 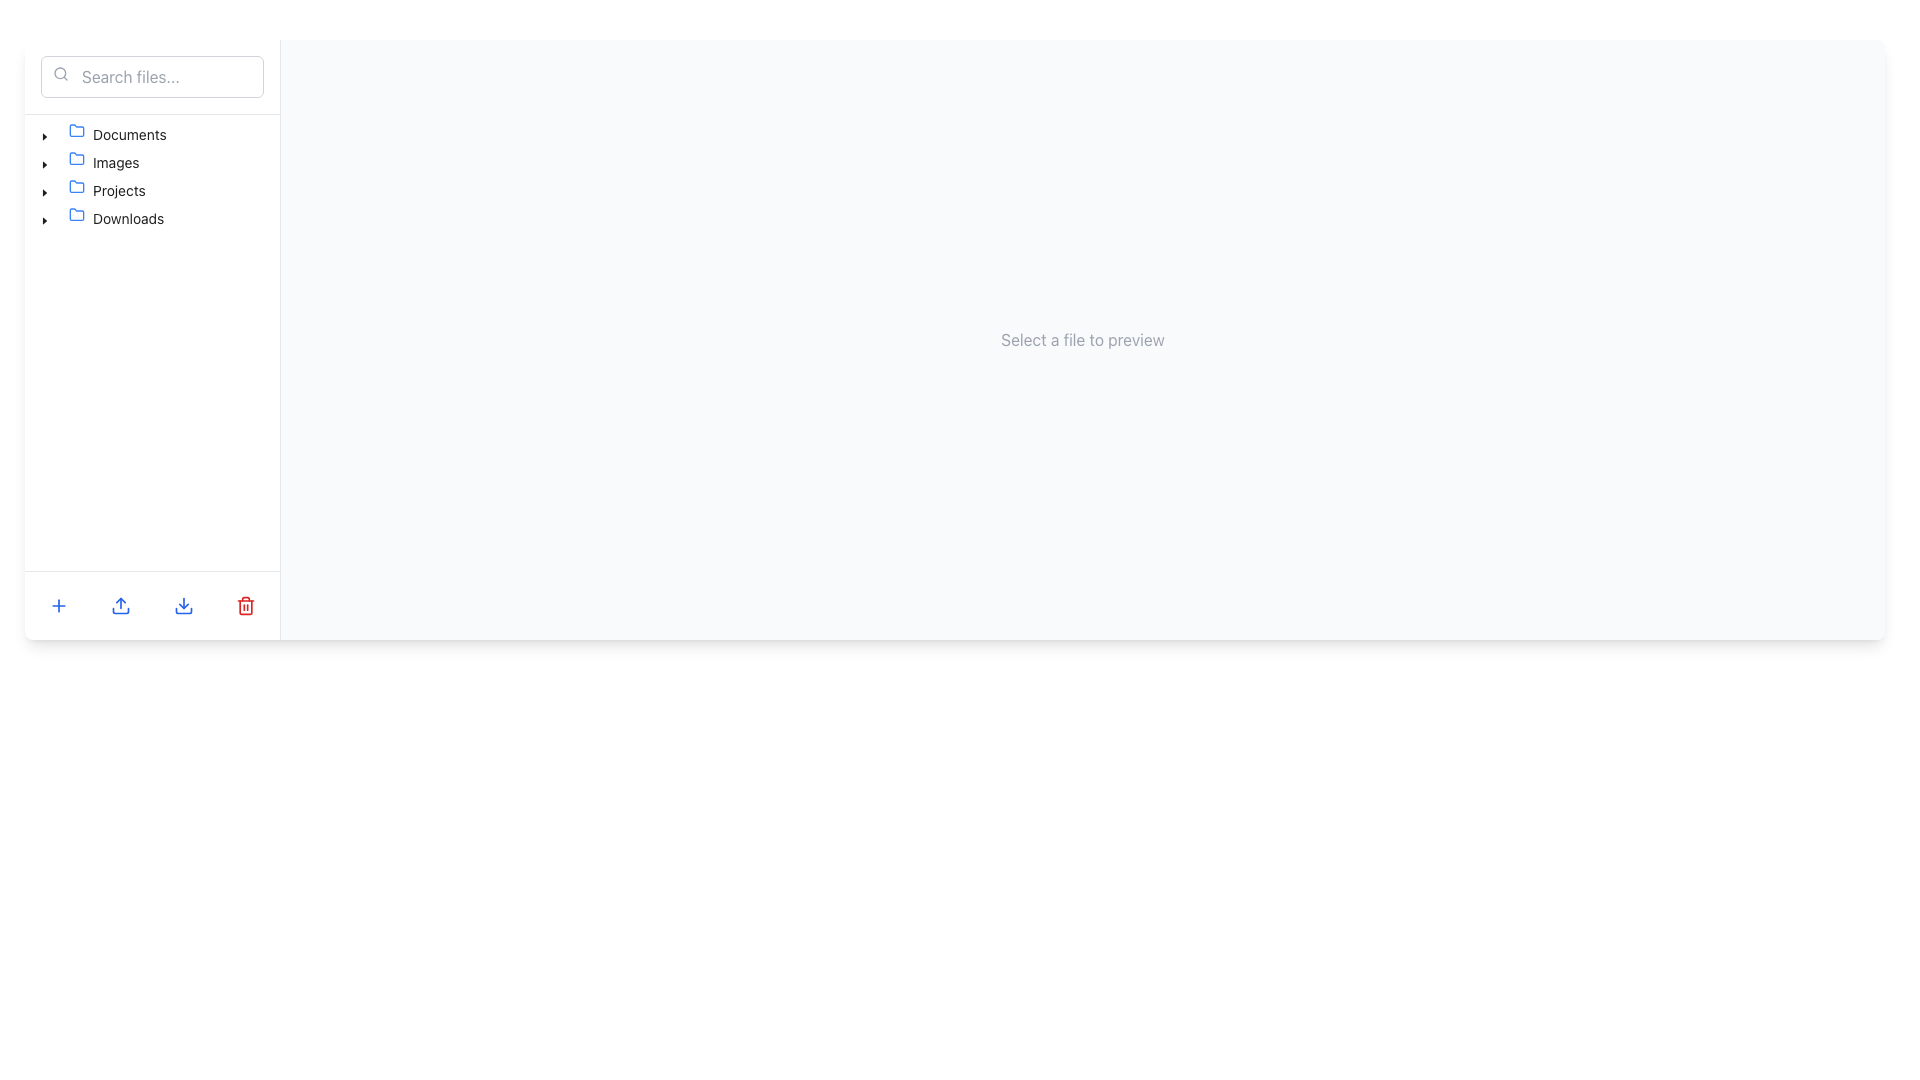 I want to click on the downward-facing caret icon next to the 'Documents' folder label in the file navigation tree, so click(x=44, y=136).